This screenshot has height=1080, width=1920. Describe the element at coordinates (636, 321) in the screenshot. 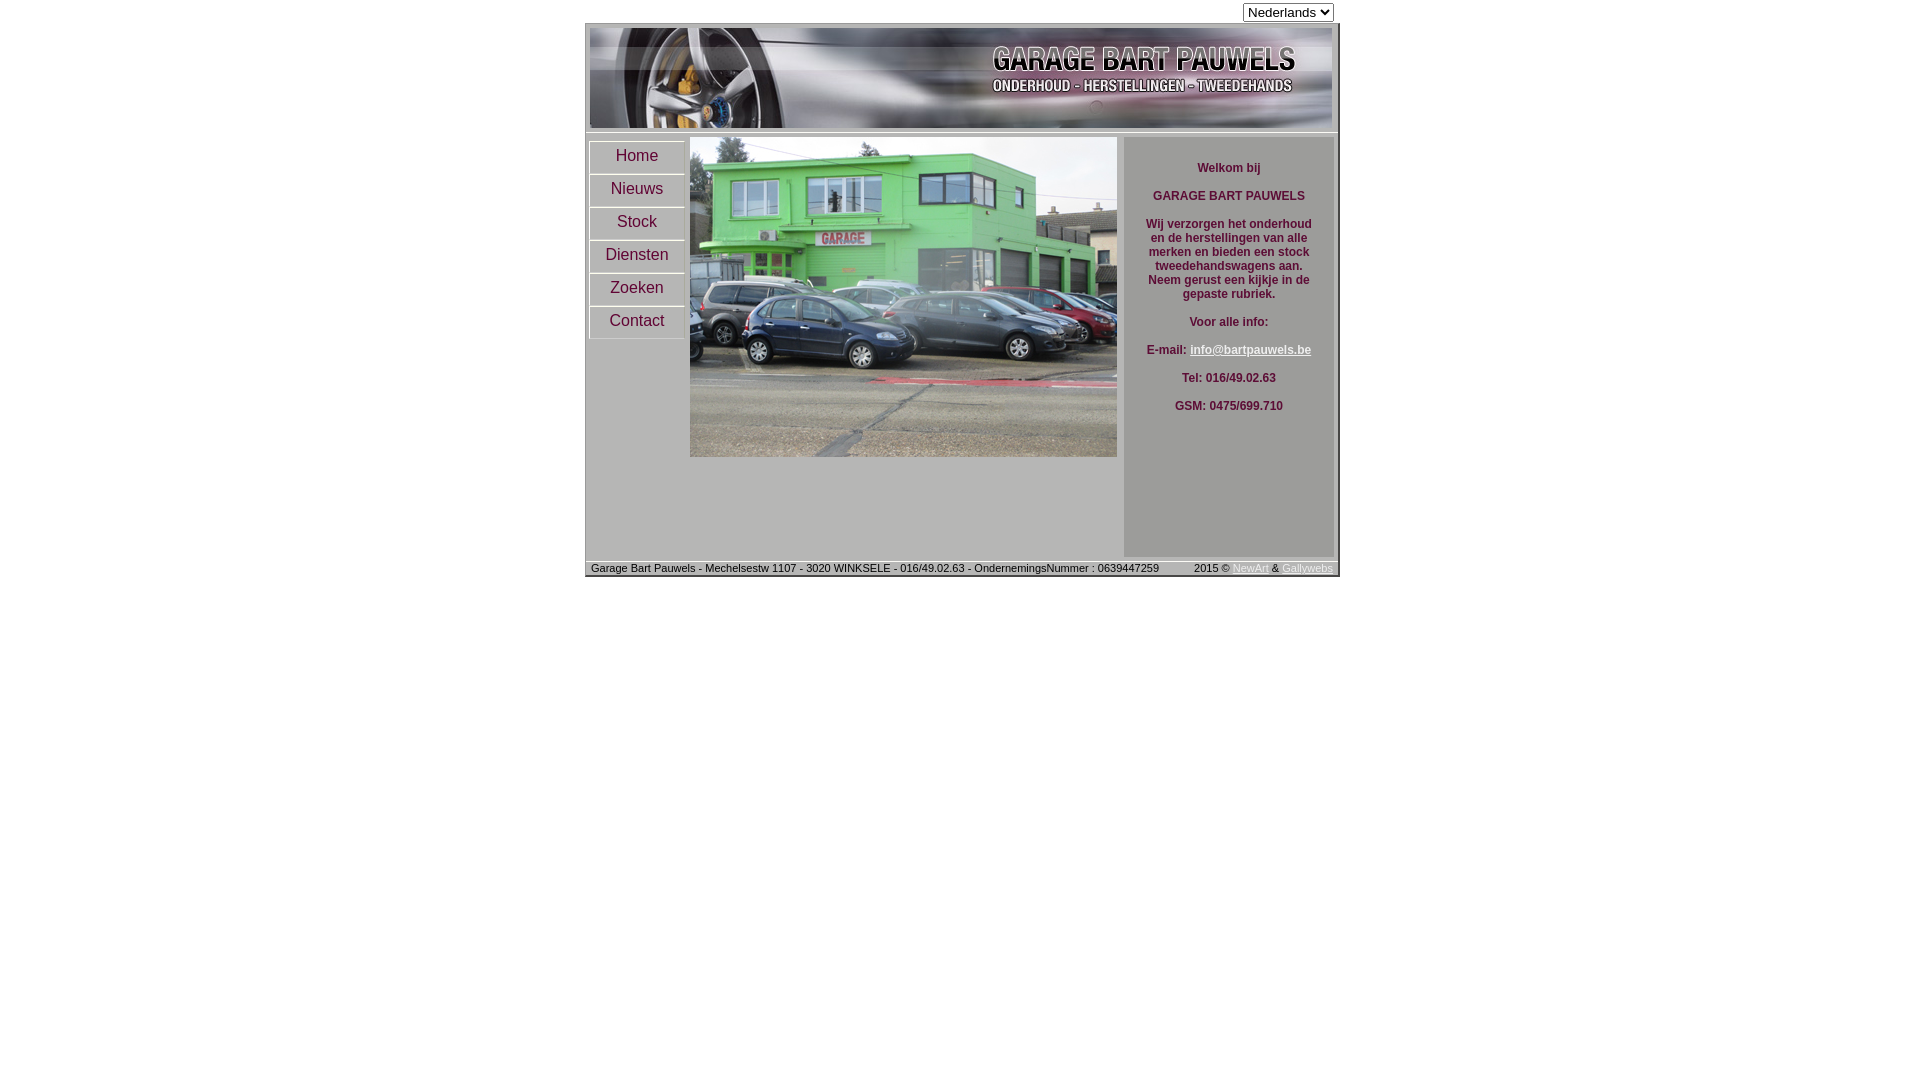

I see `'Contact'` at that location.